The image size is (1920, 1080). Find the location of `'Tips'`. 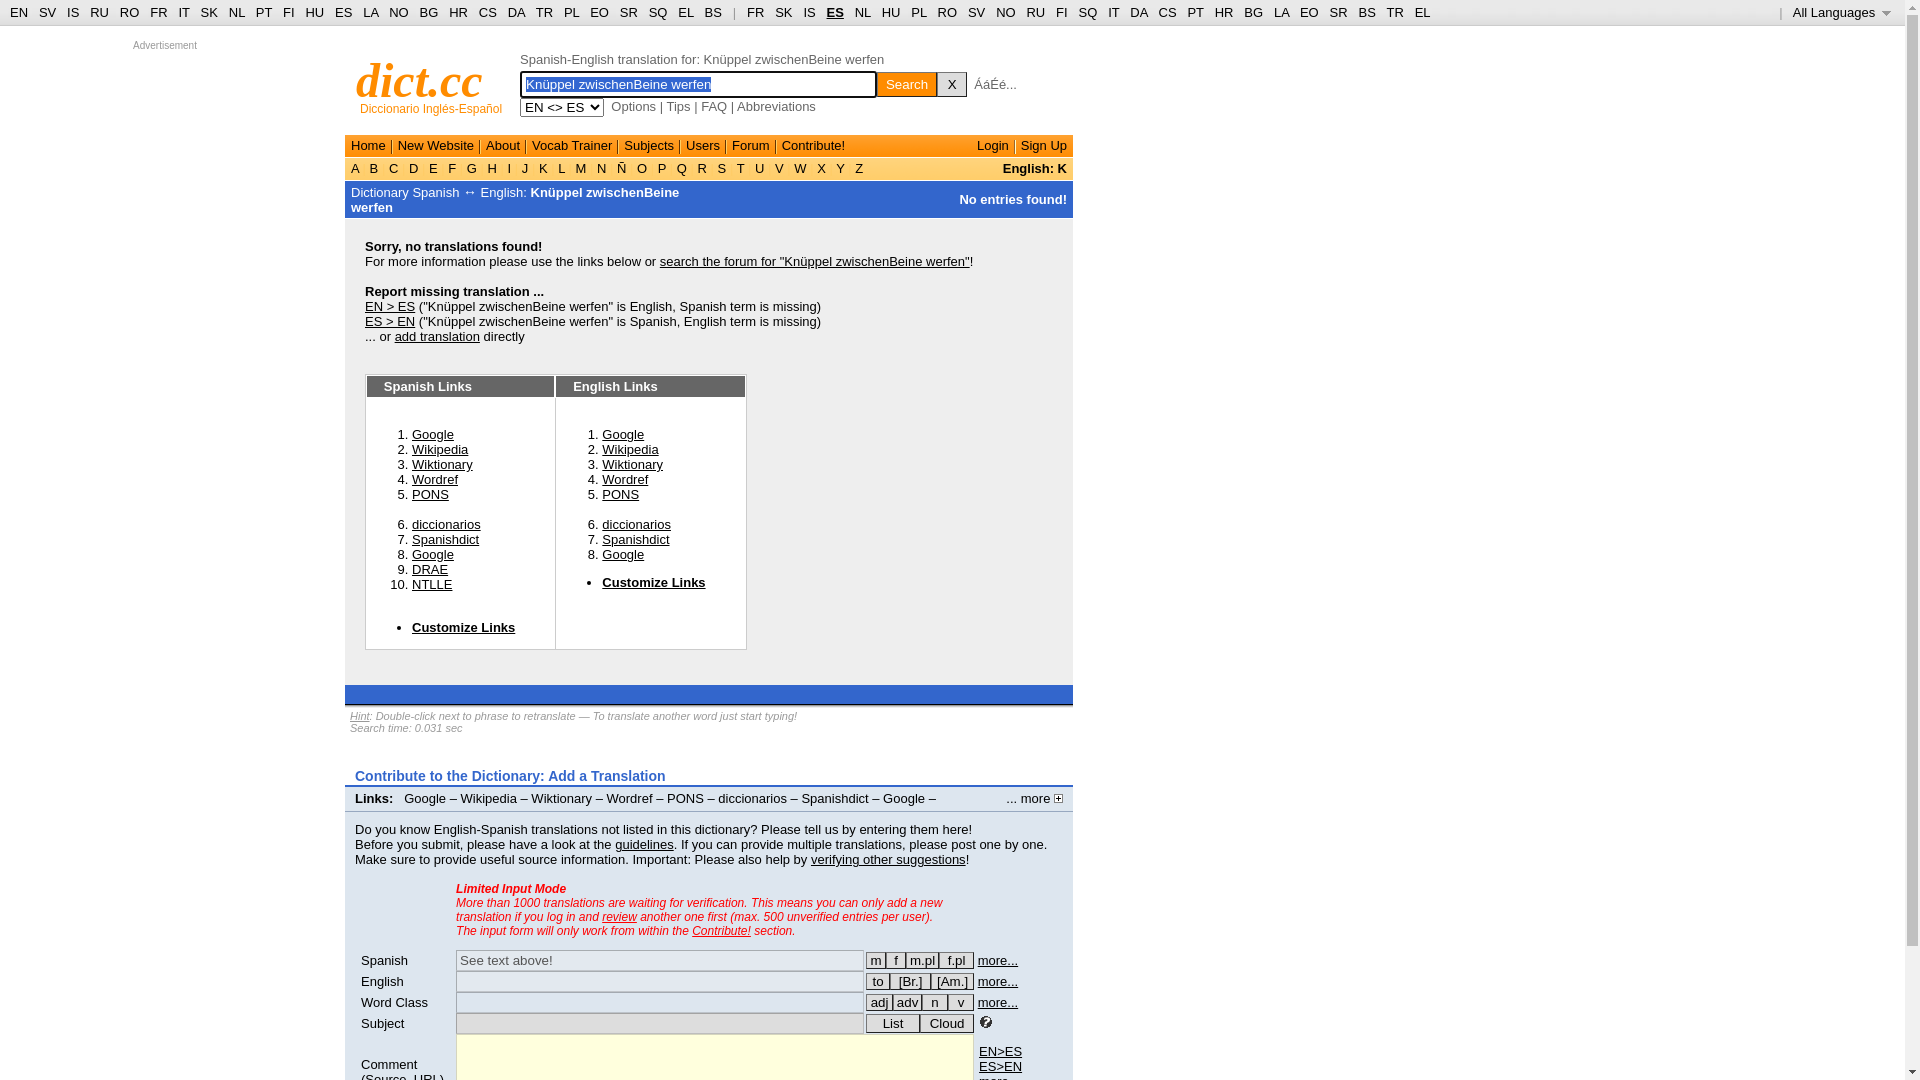

'Tips' is located at coordinates (677, 106).